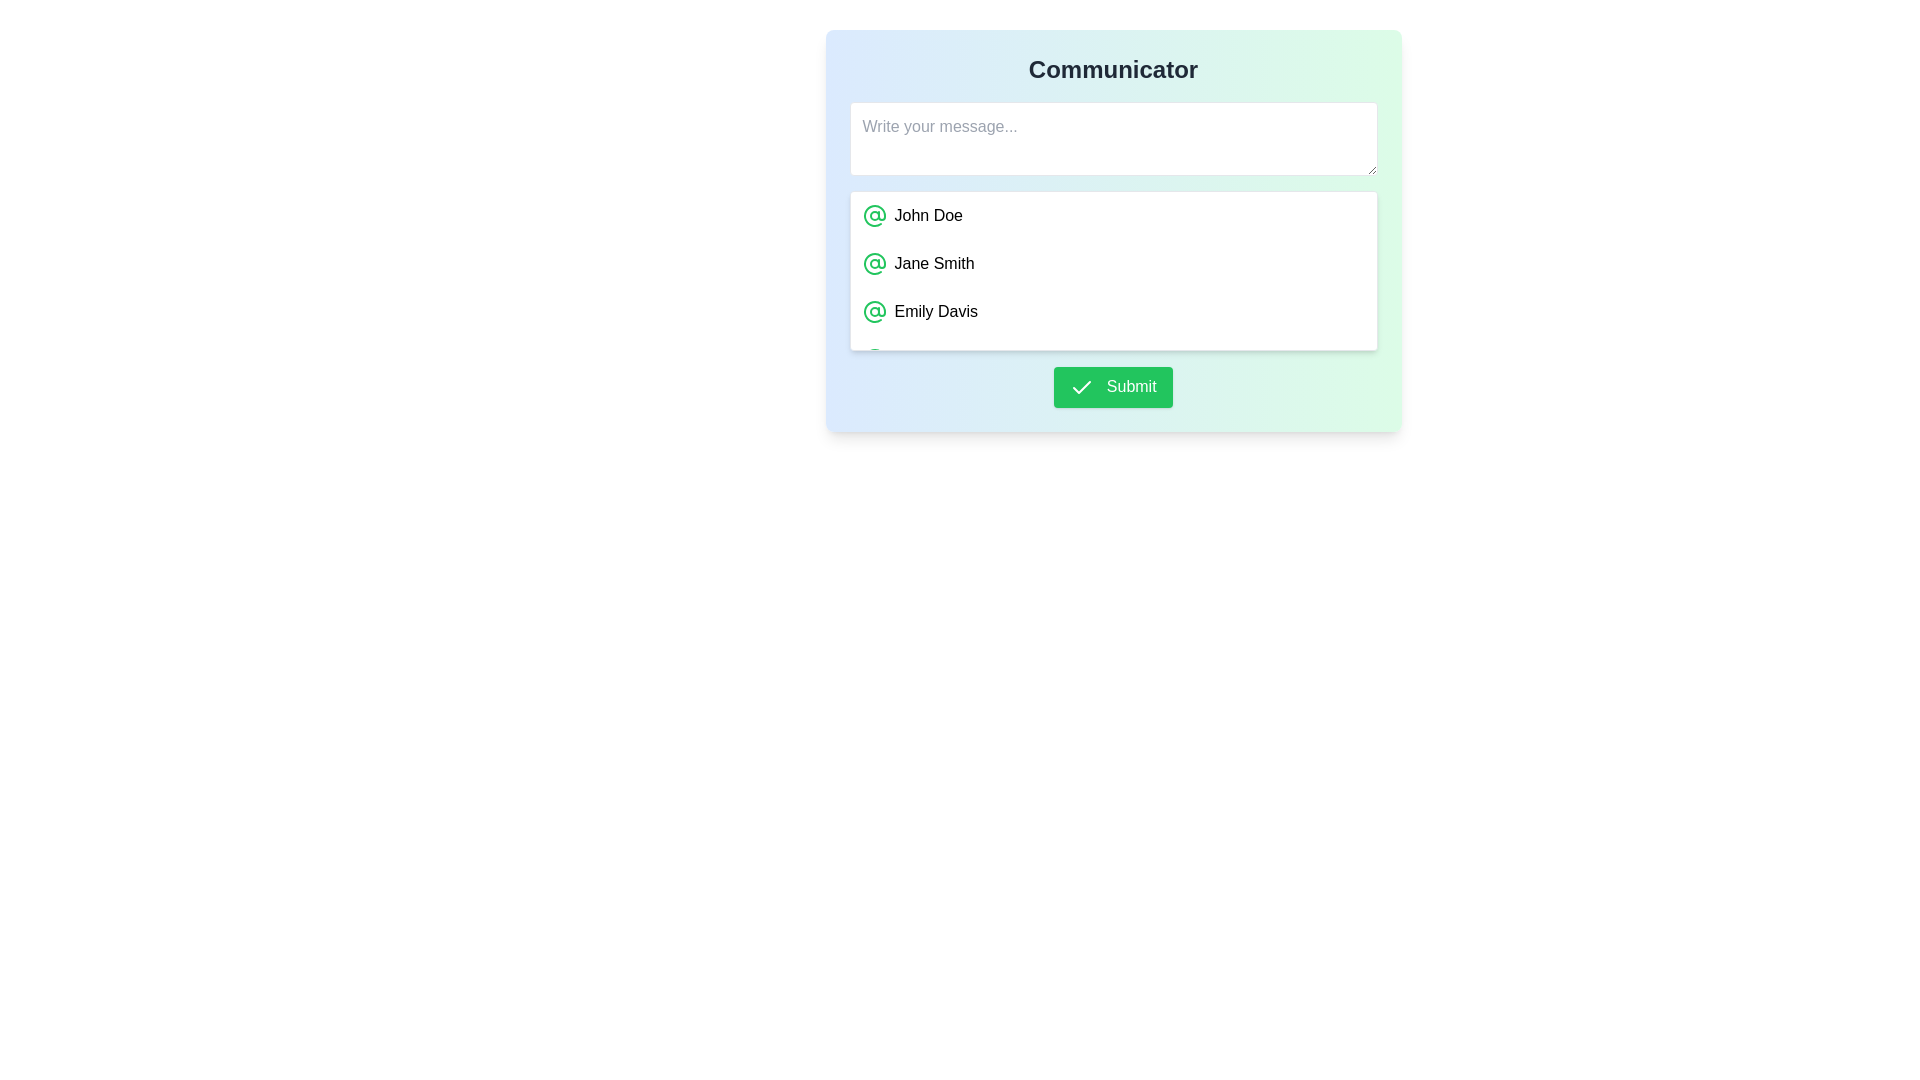 The width and height of the screenshot is (1920, 1080). Describe the element at coordinates (1112, 387) in the screenshot. I see `the confirmation button located at the bottom of the card-like component` at that location.